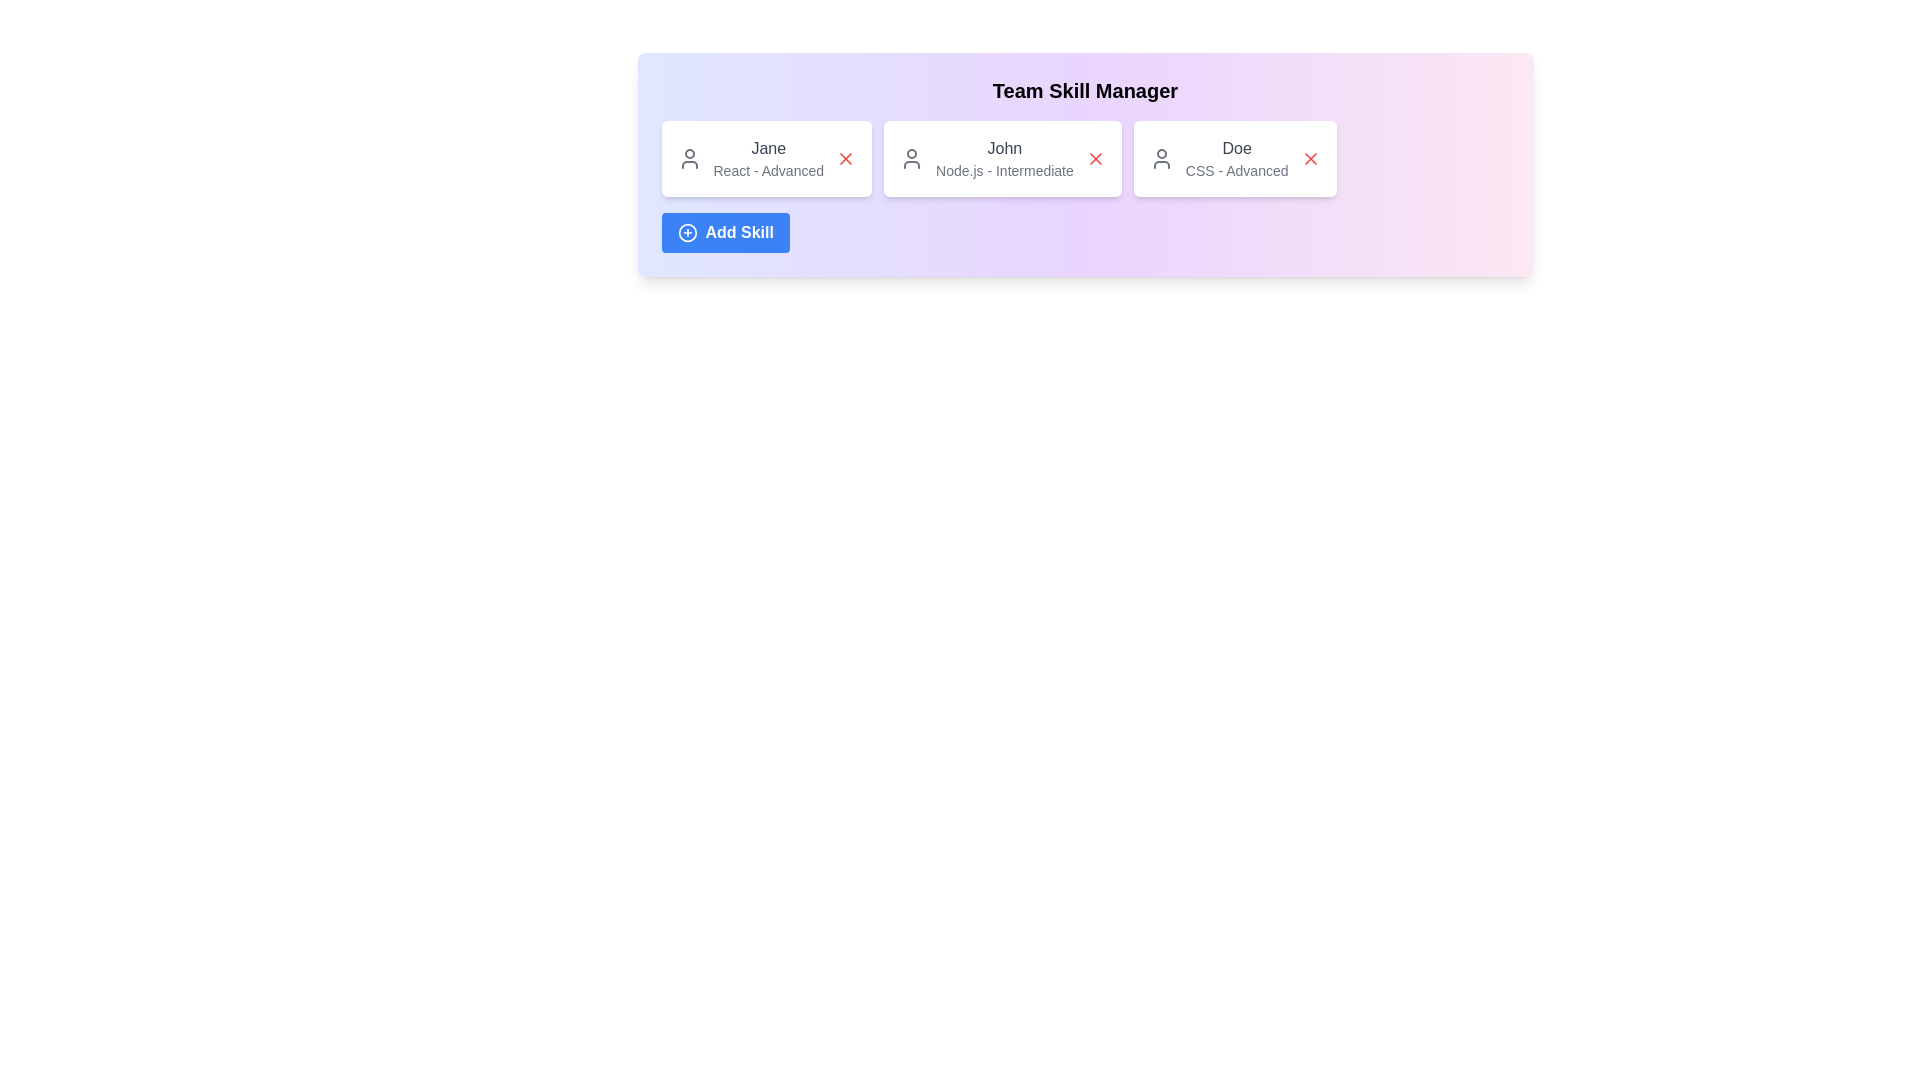 Image resolution: width=1920 pixels, height=1080 pixels. Describe the element at coordinates (1002, 157) in the screenshot. I see `the skill card for Node.js - Intermediate to select it` at that location.